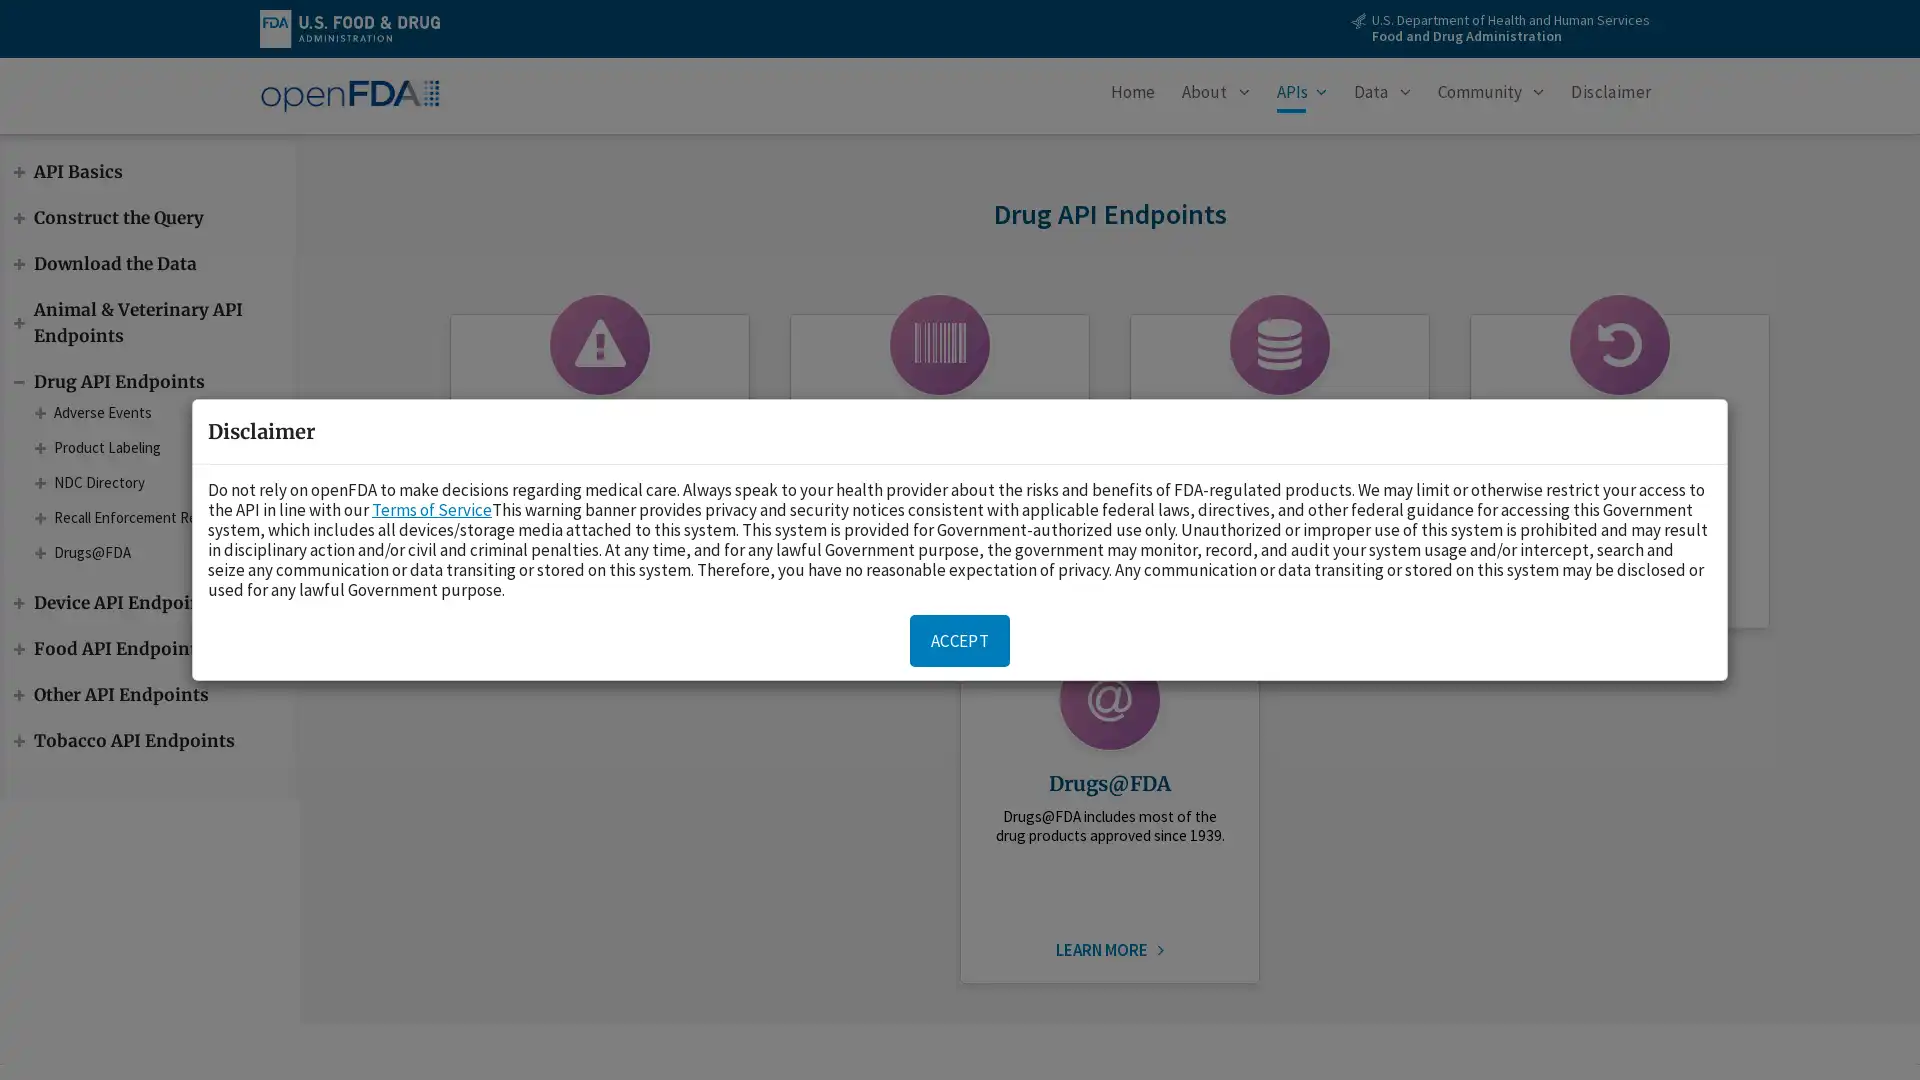  I want to click on Disclaimer, so click(1611, 96).